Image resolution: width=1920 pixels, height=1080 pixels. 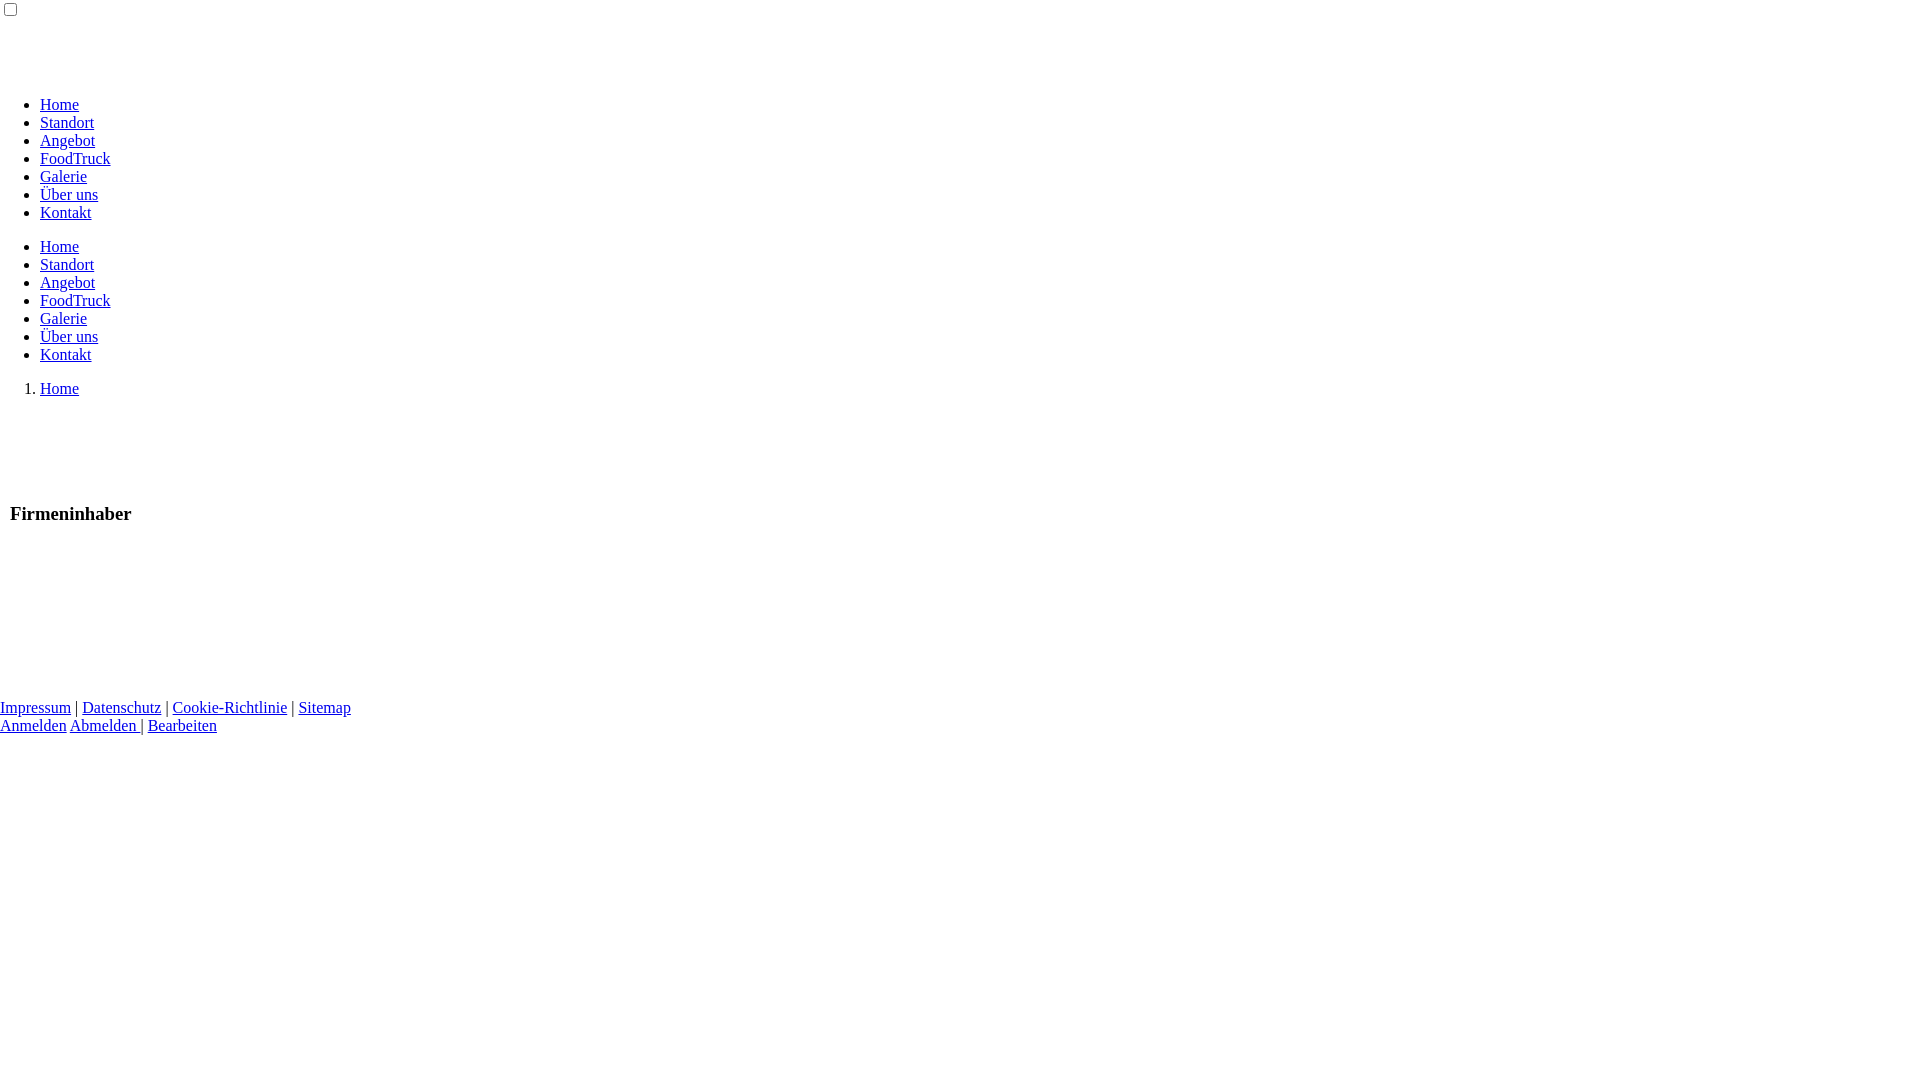 I want to click on 'Kontakt', so click(x=39, y=353).